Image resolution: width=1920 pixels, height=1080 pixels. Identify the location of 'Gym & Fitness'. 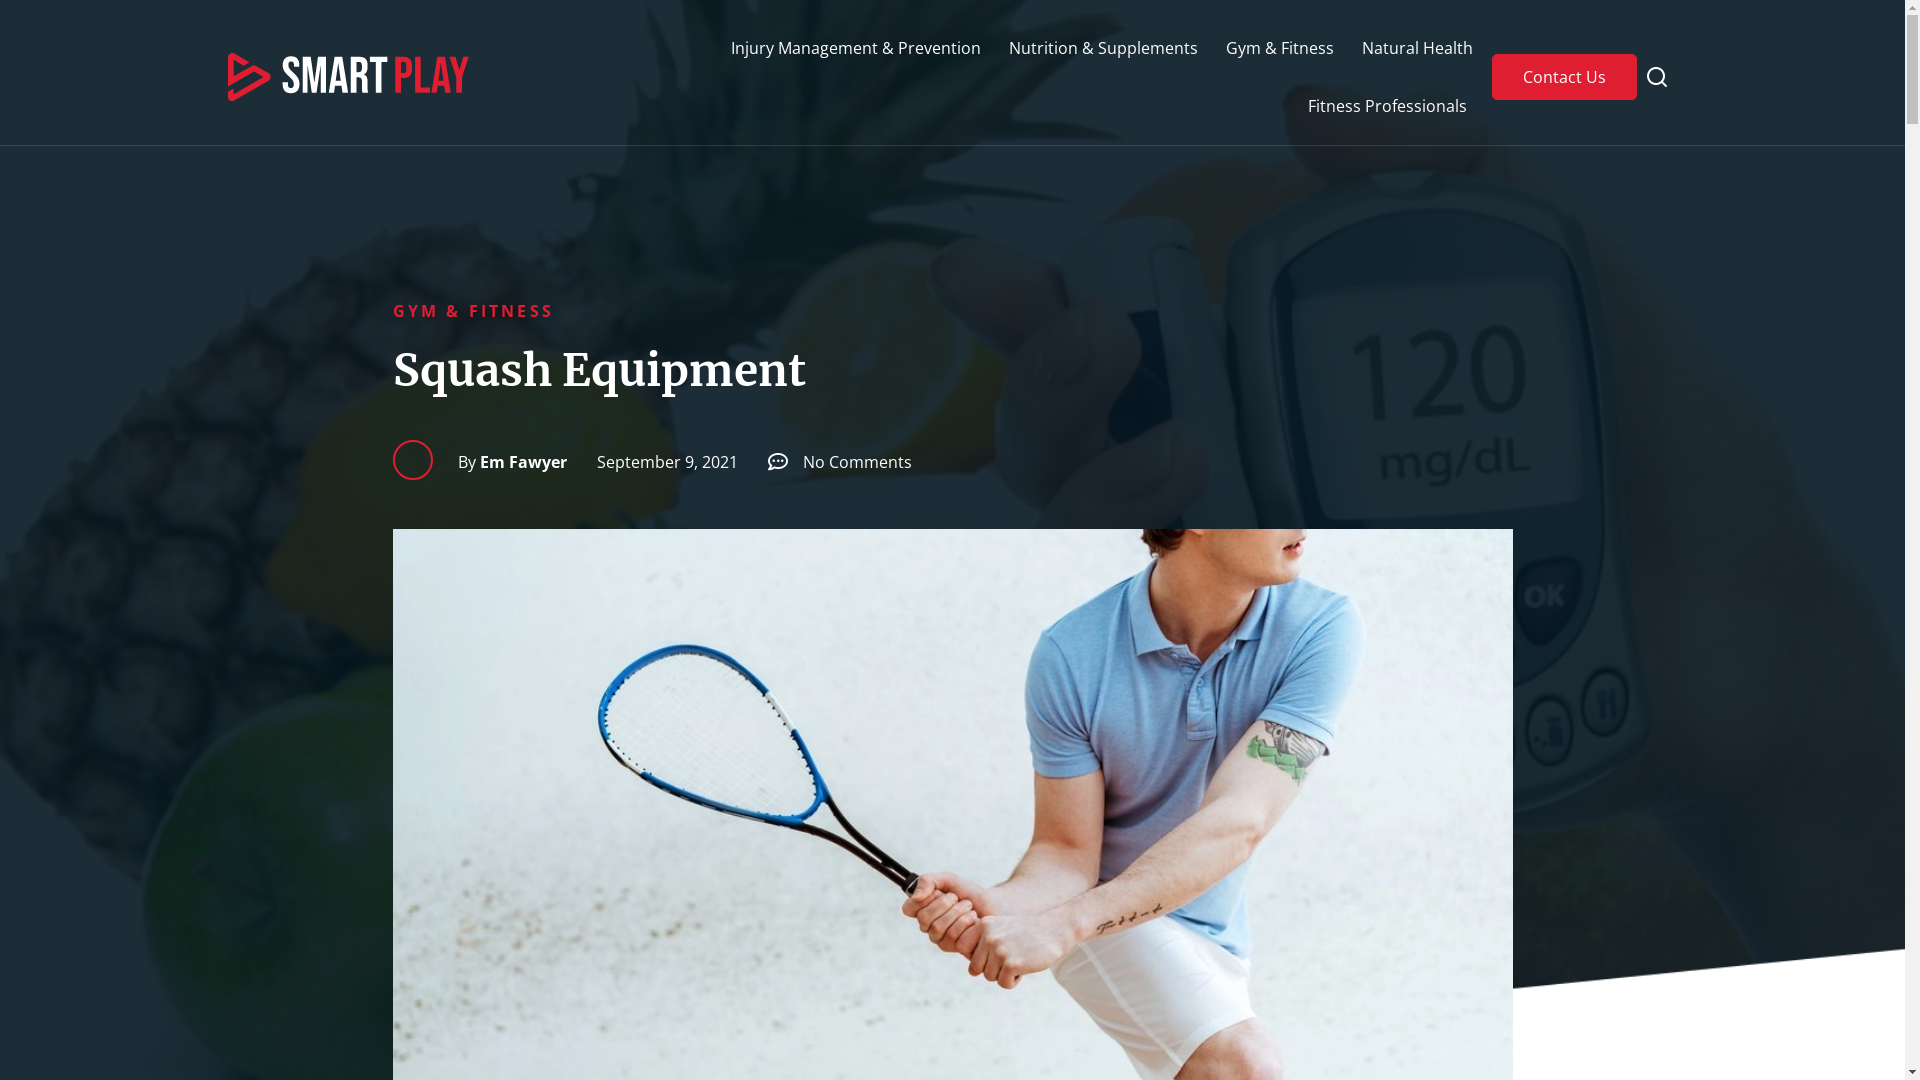
(1280, 46).